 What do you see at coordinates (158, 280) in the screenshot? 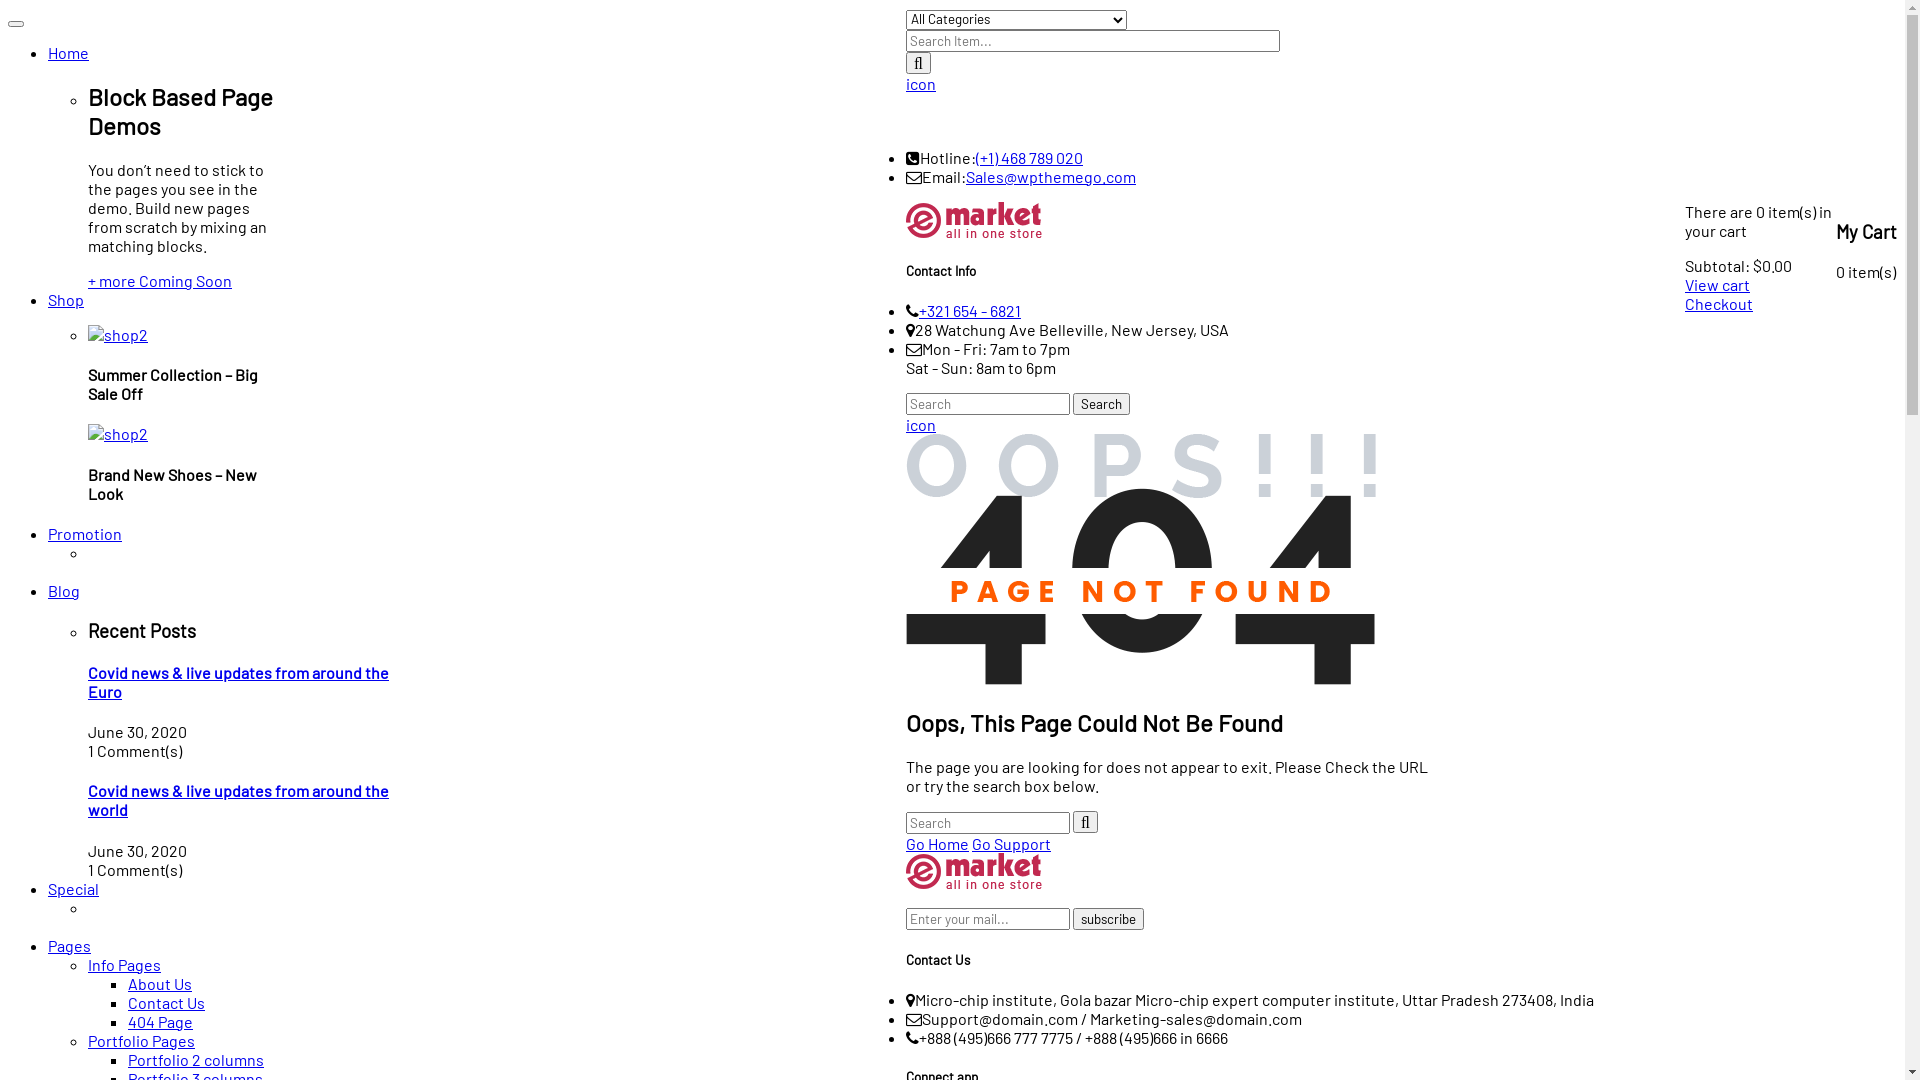
I see `'+ more Coming Soon'` at bounding box center [158, 280].